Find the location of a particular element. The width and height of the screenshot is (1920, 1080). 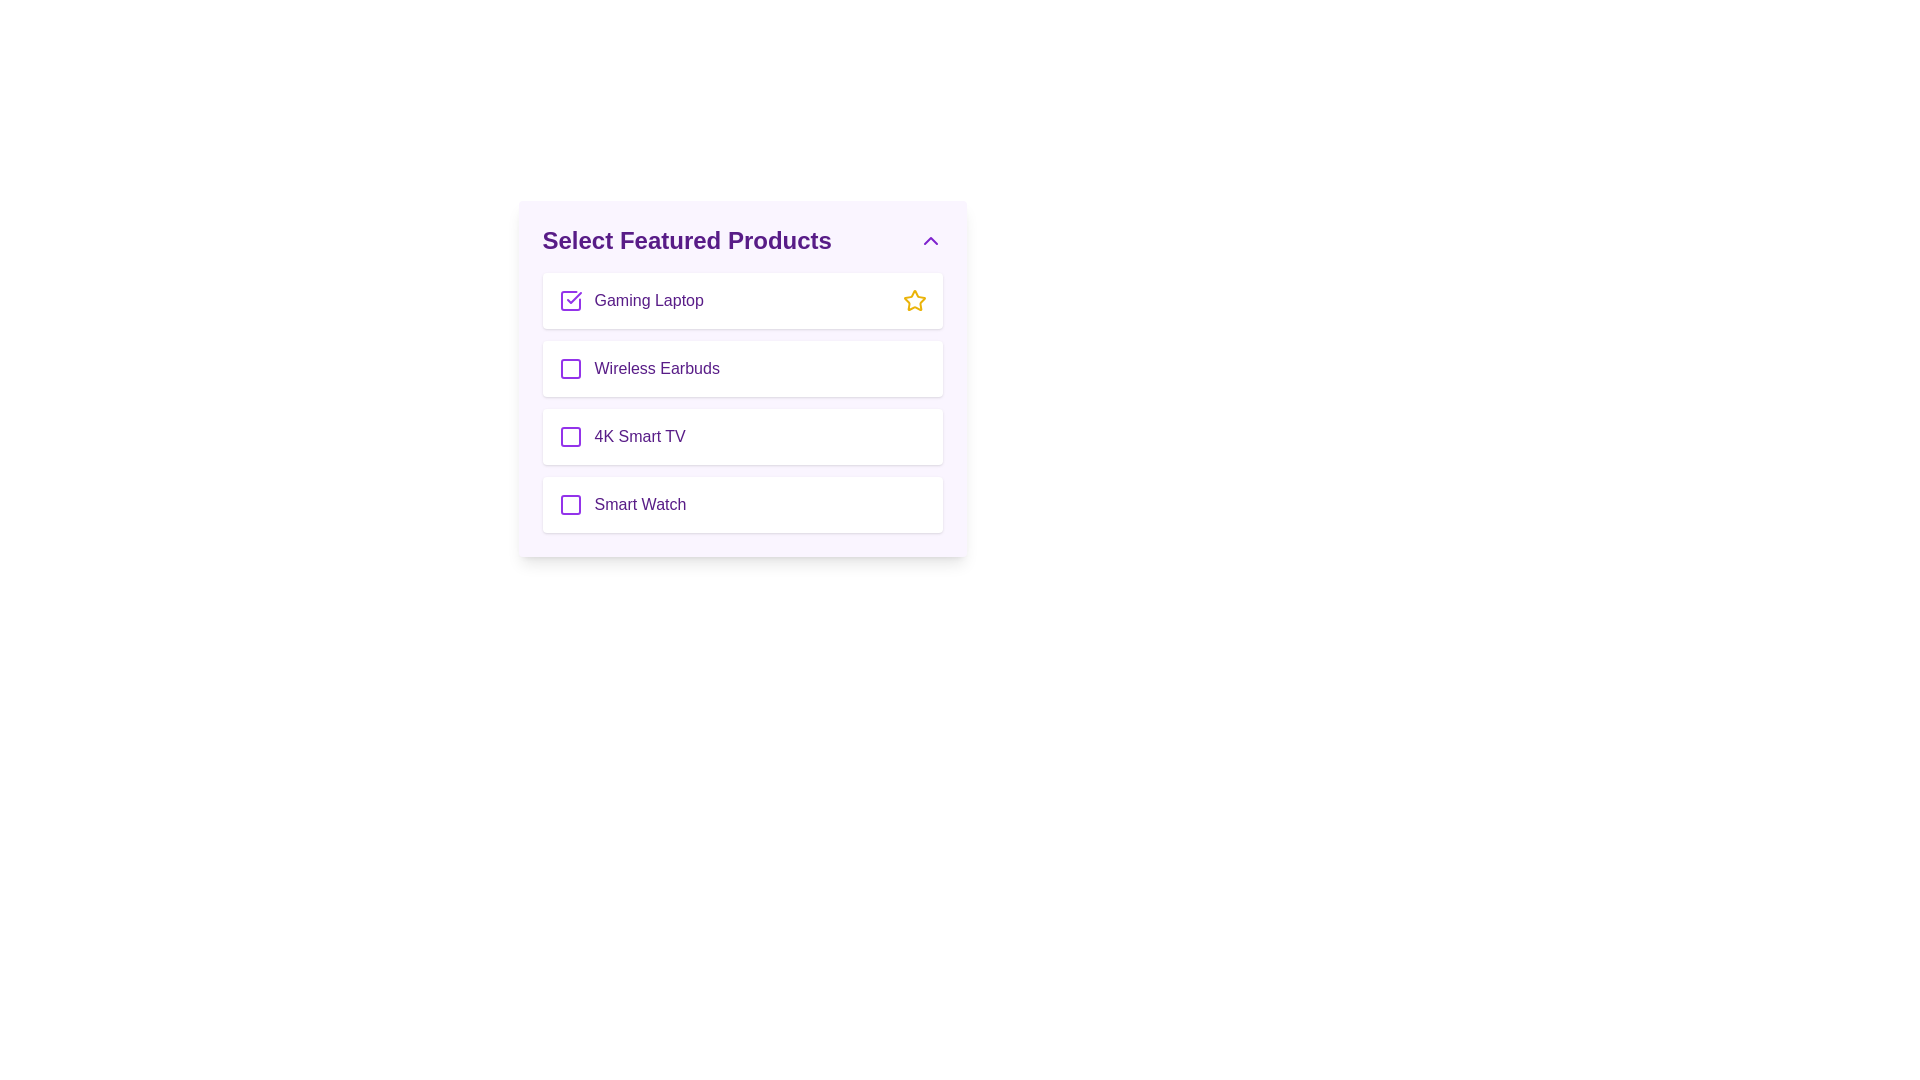

the selectable card representing 'Wireless Earbuds' is located at coordinates (741, 369).